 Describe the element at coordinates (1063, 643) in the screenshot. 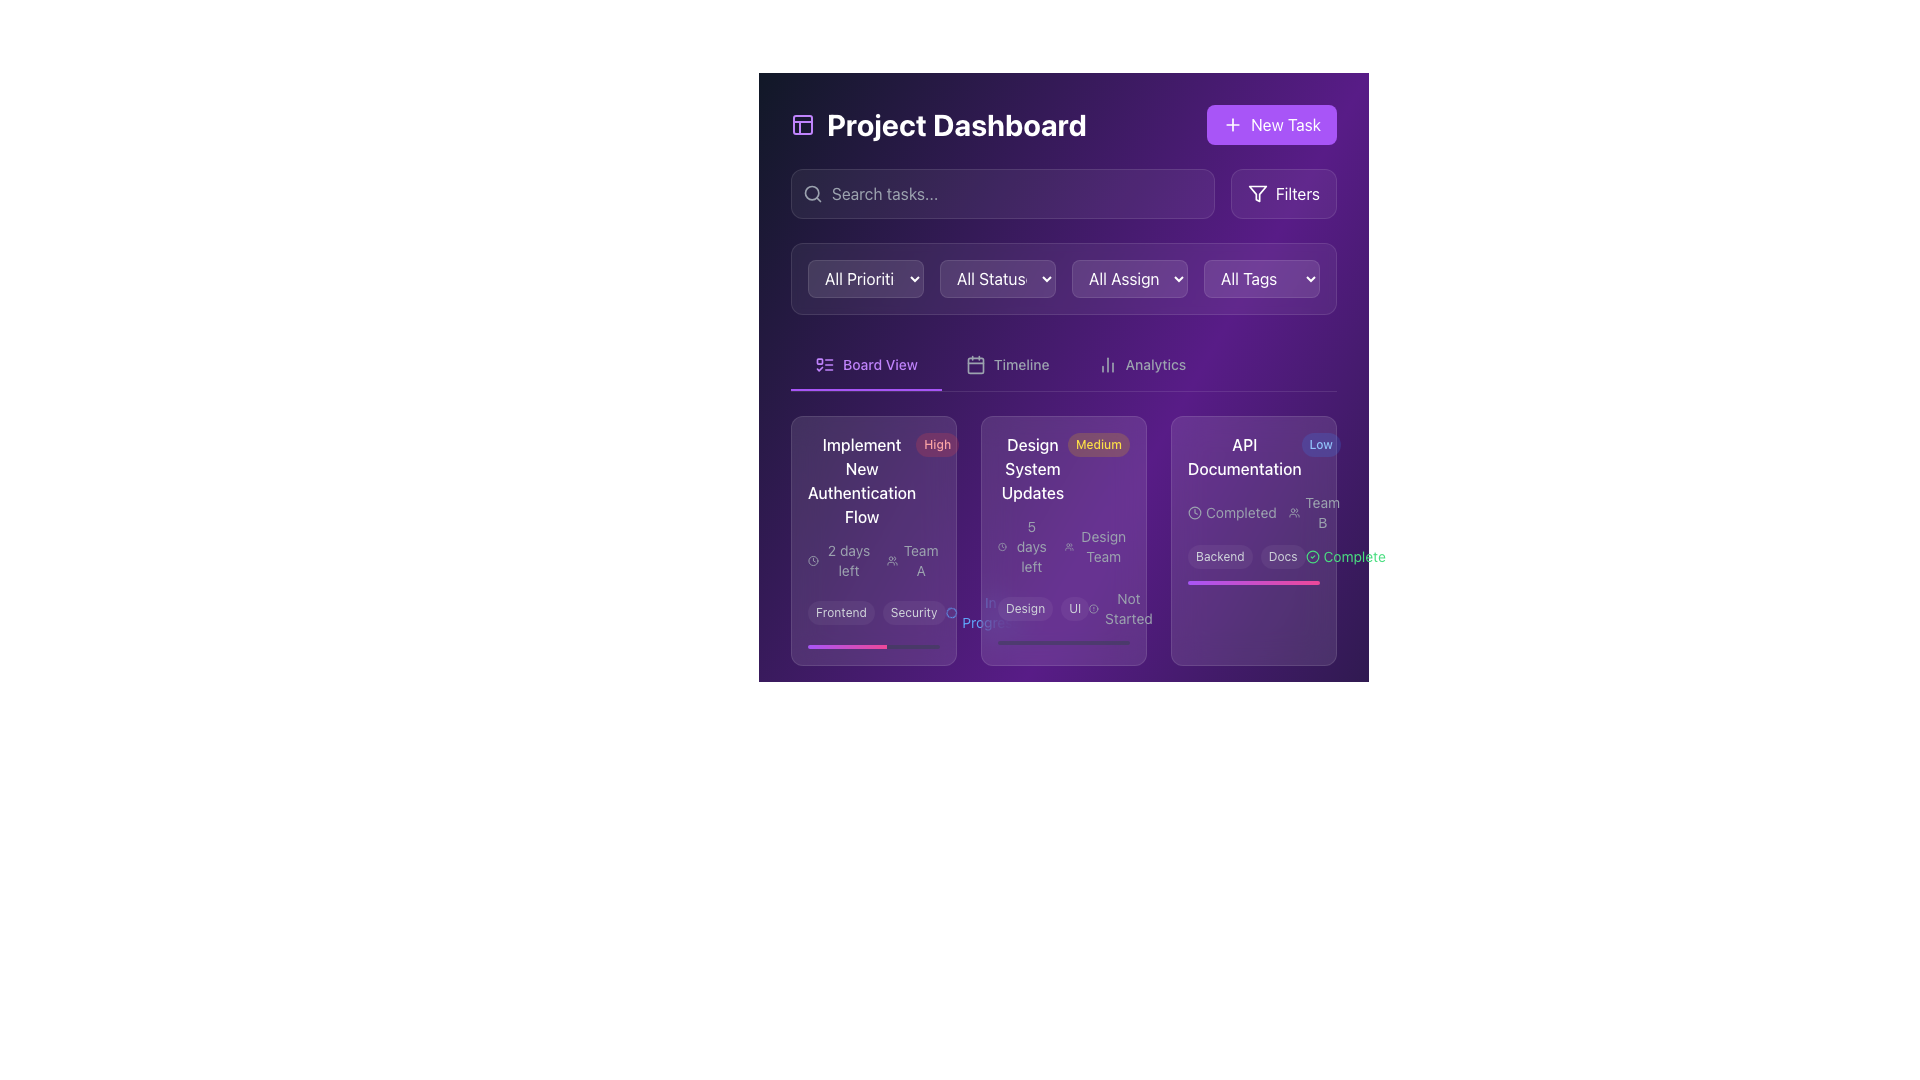

I see `the rectangular progress bar located at the bottom of the 'Design System Updates' card, which features a muted gray background and is styled with slightly rounded corners` at that location.